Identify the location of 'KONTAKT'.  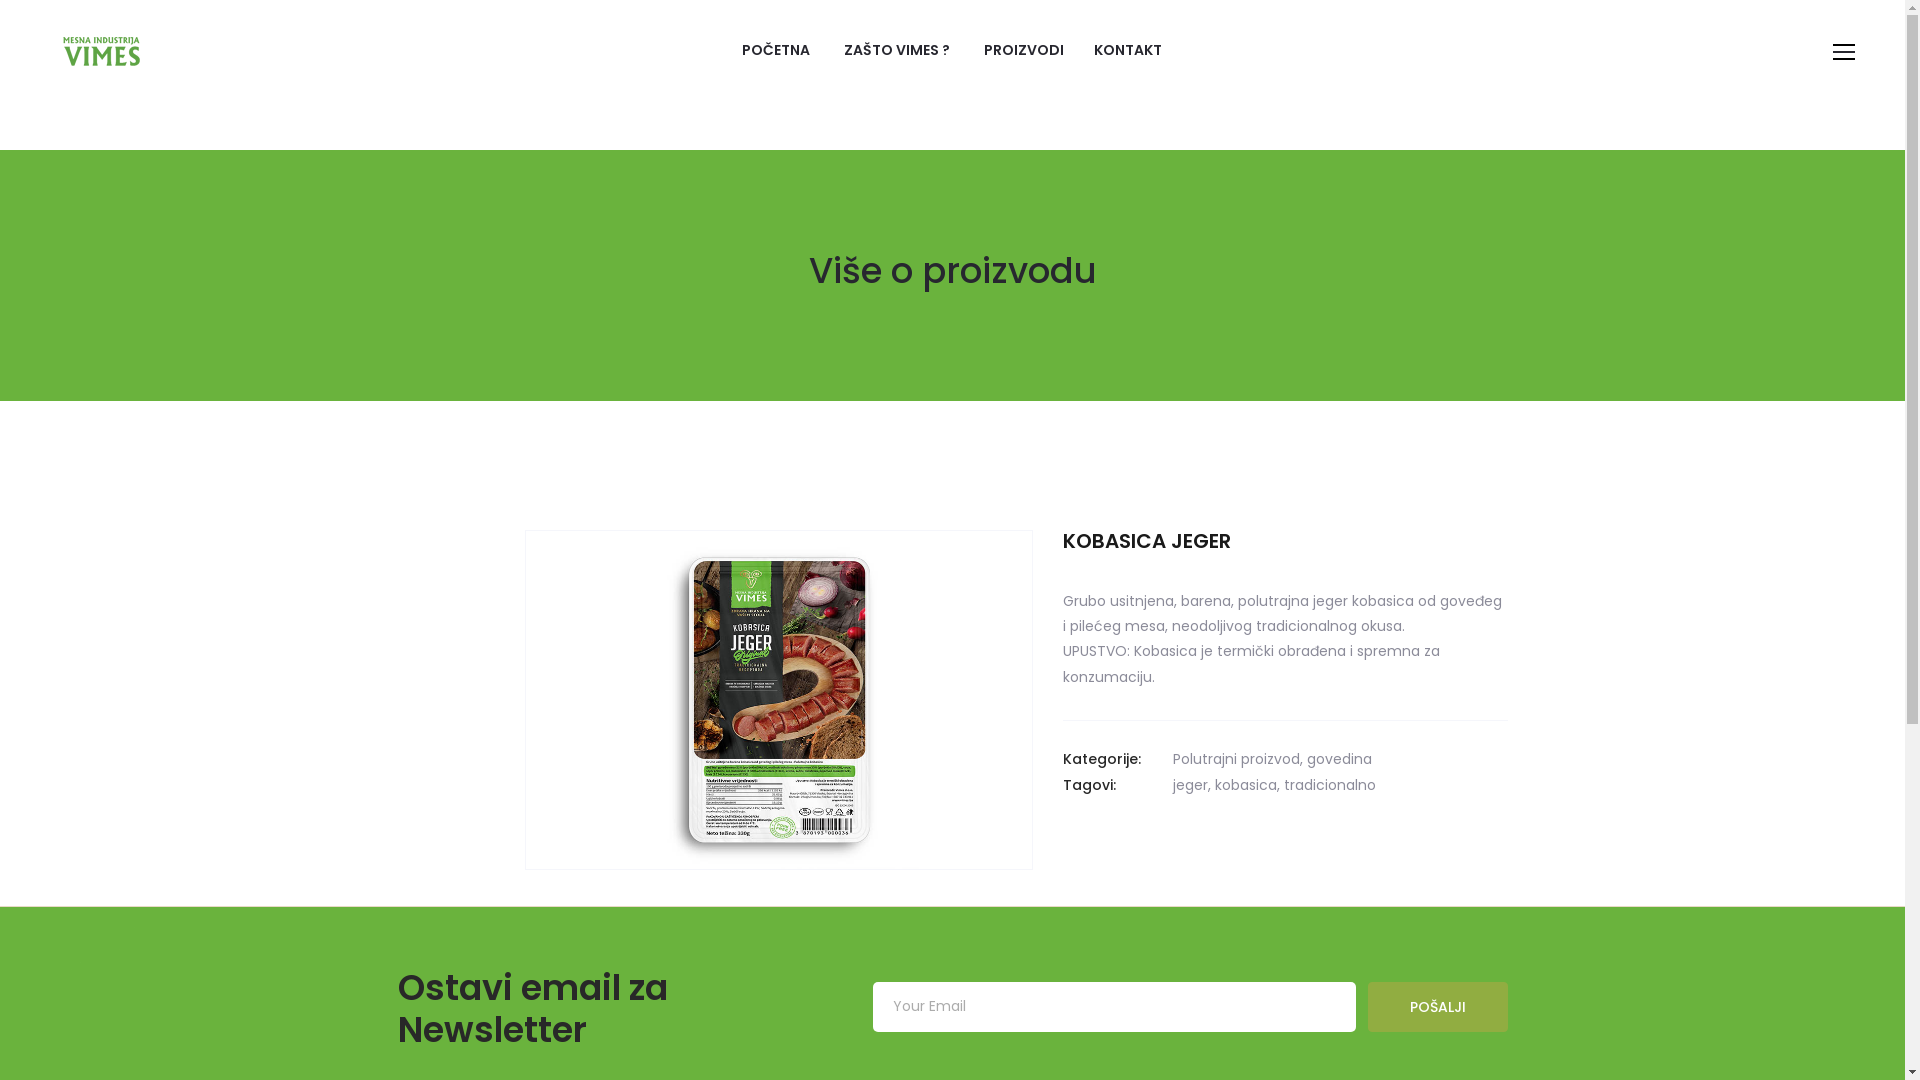
(1128, 49).